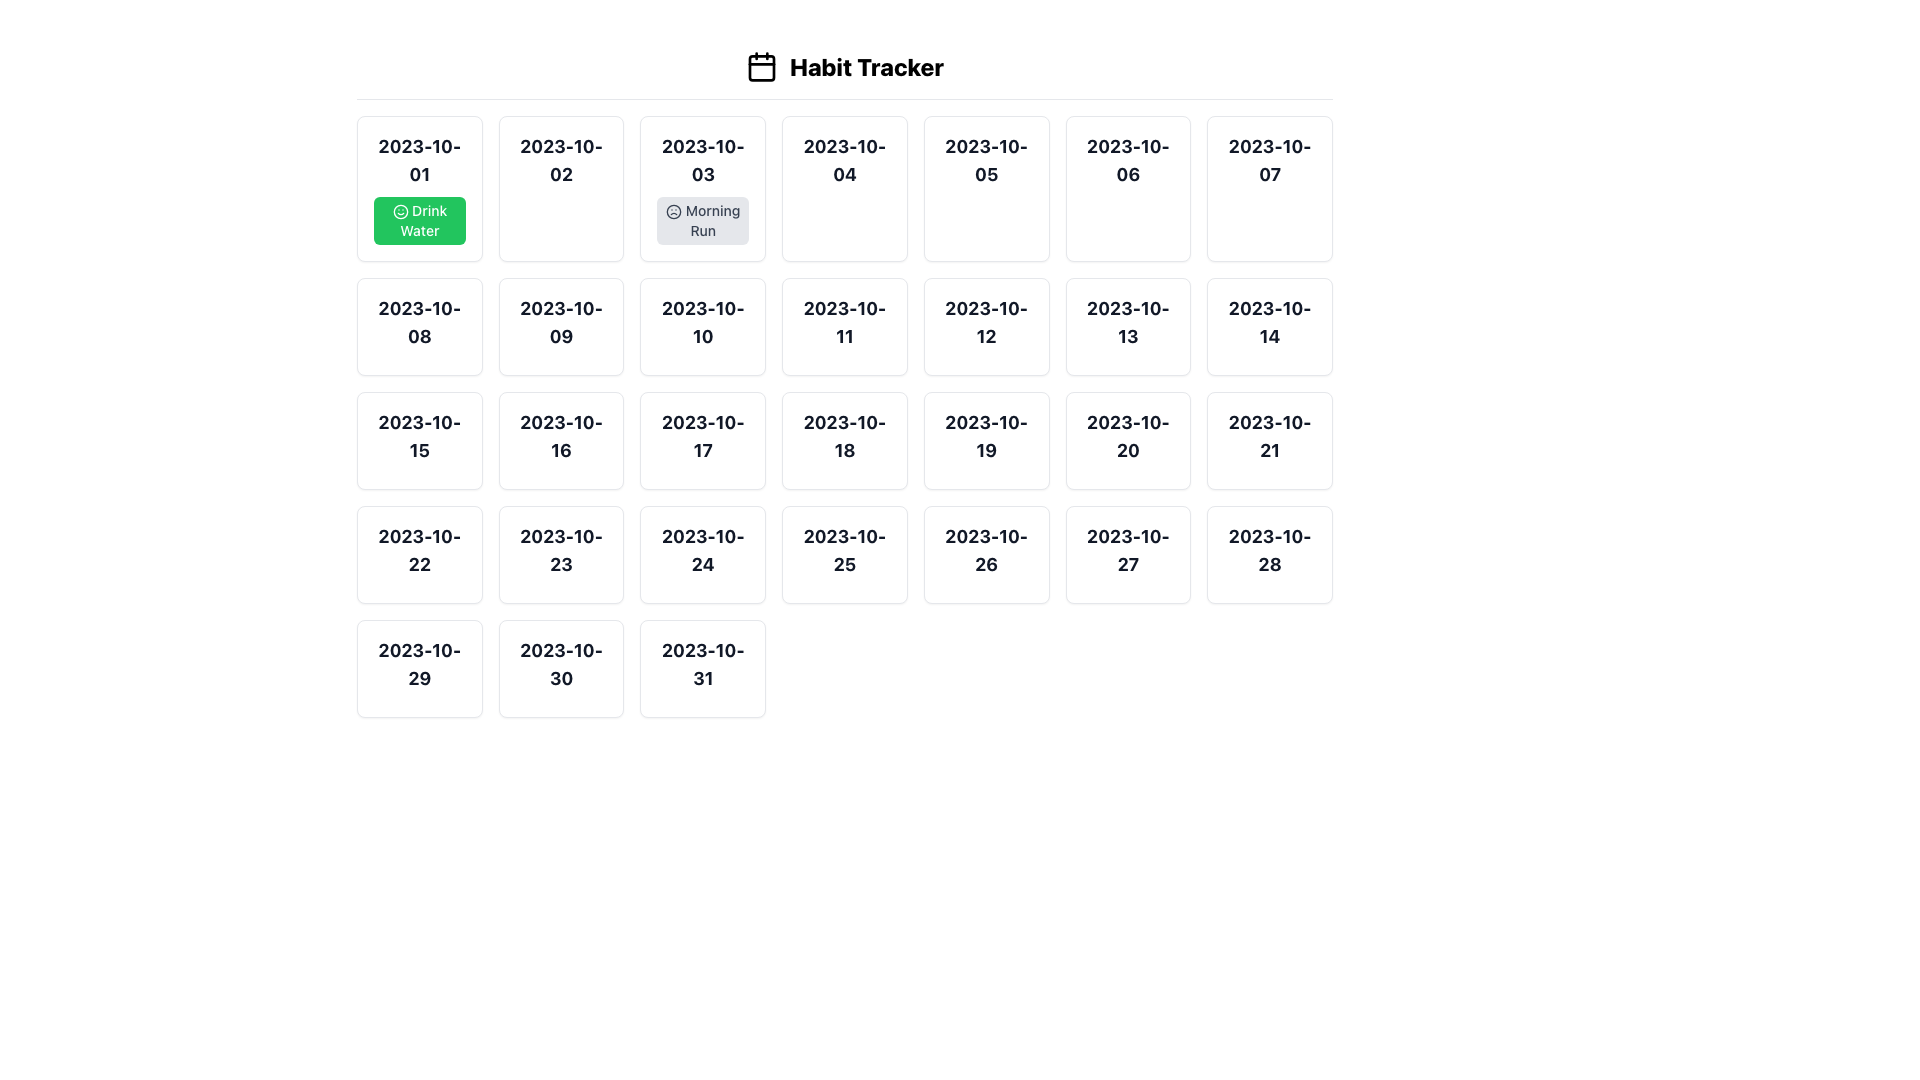 The height and width of the screenshot is (1080, 1920). What do you see at coordinates (844, 555) in the screenshot?
I see `the card displaying the date '2023-10-25' located in the fifth row and fifth column of the calendar grid` at bounding box center [844, 555].